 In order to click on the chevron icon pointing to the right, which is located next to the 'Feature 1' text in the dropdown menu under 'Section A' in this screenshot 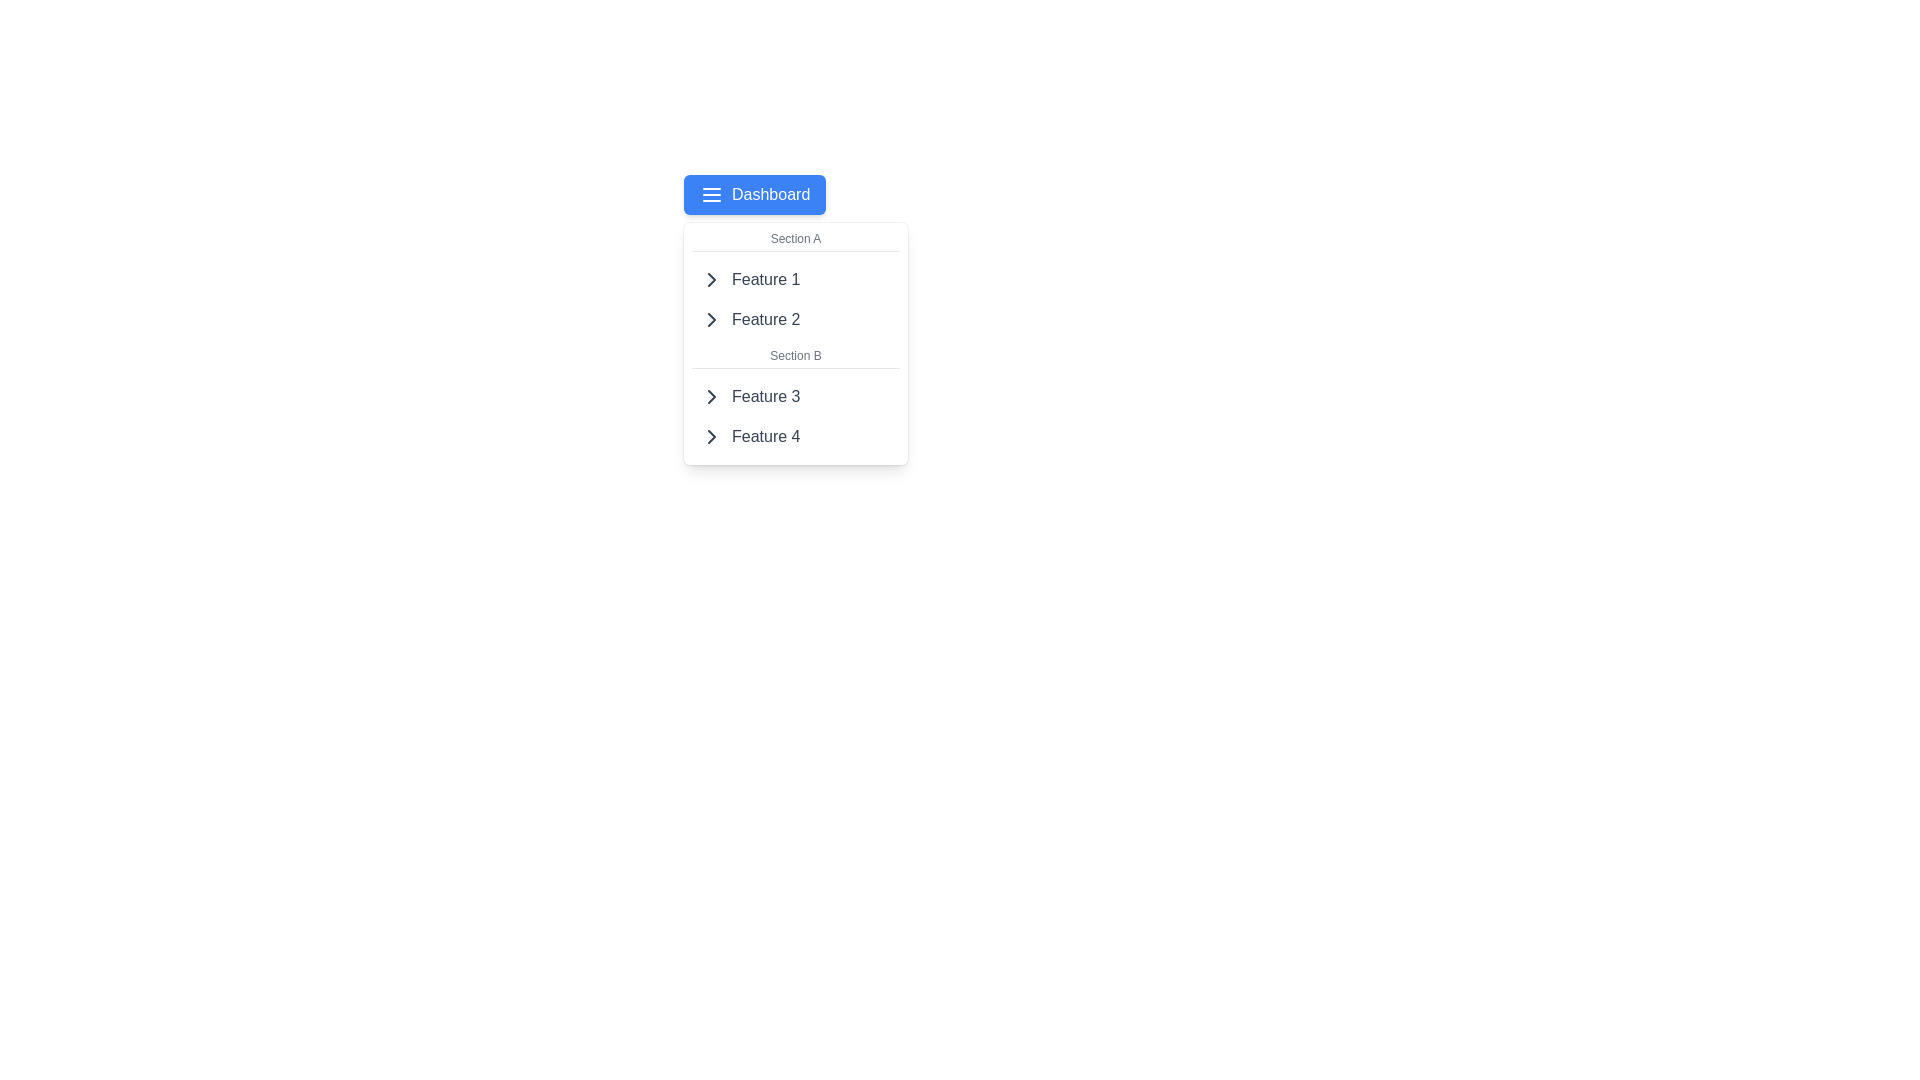, I will do `click(711, 280)`.